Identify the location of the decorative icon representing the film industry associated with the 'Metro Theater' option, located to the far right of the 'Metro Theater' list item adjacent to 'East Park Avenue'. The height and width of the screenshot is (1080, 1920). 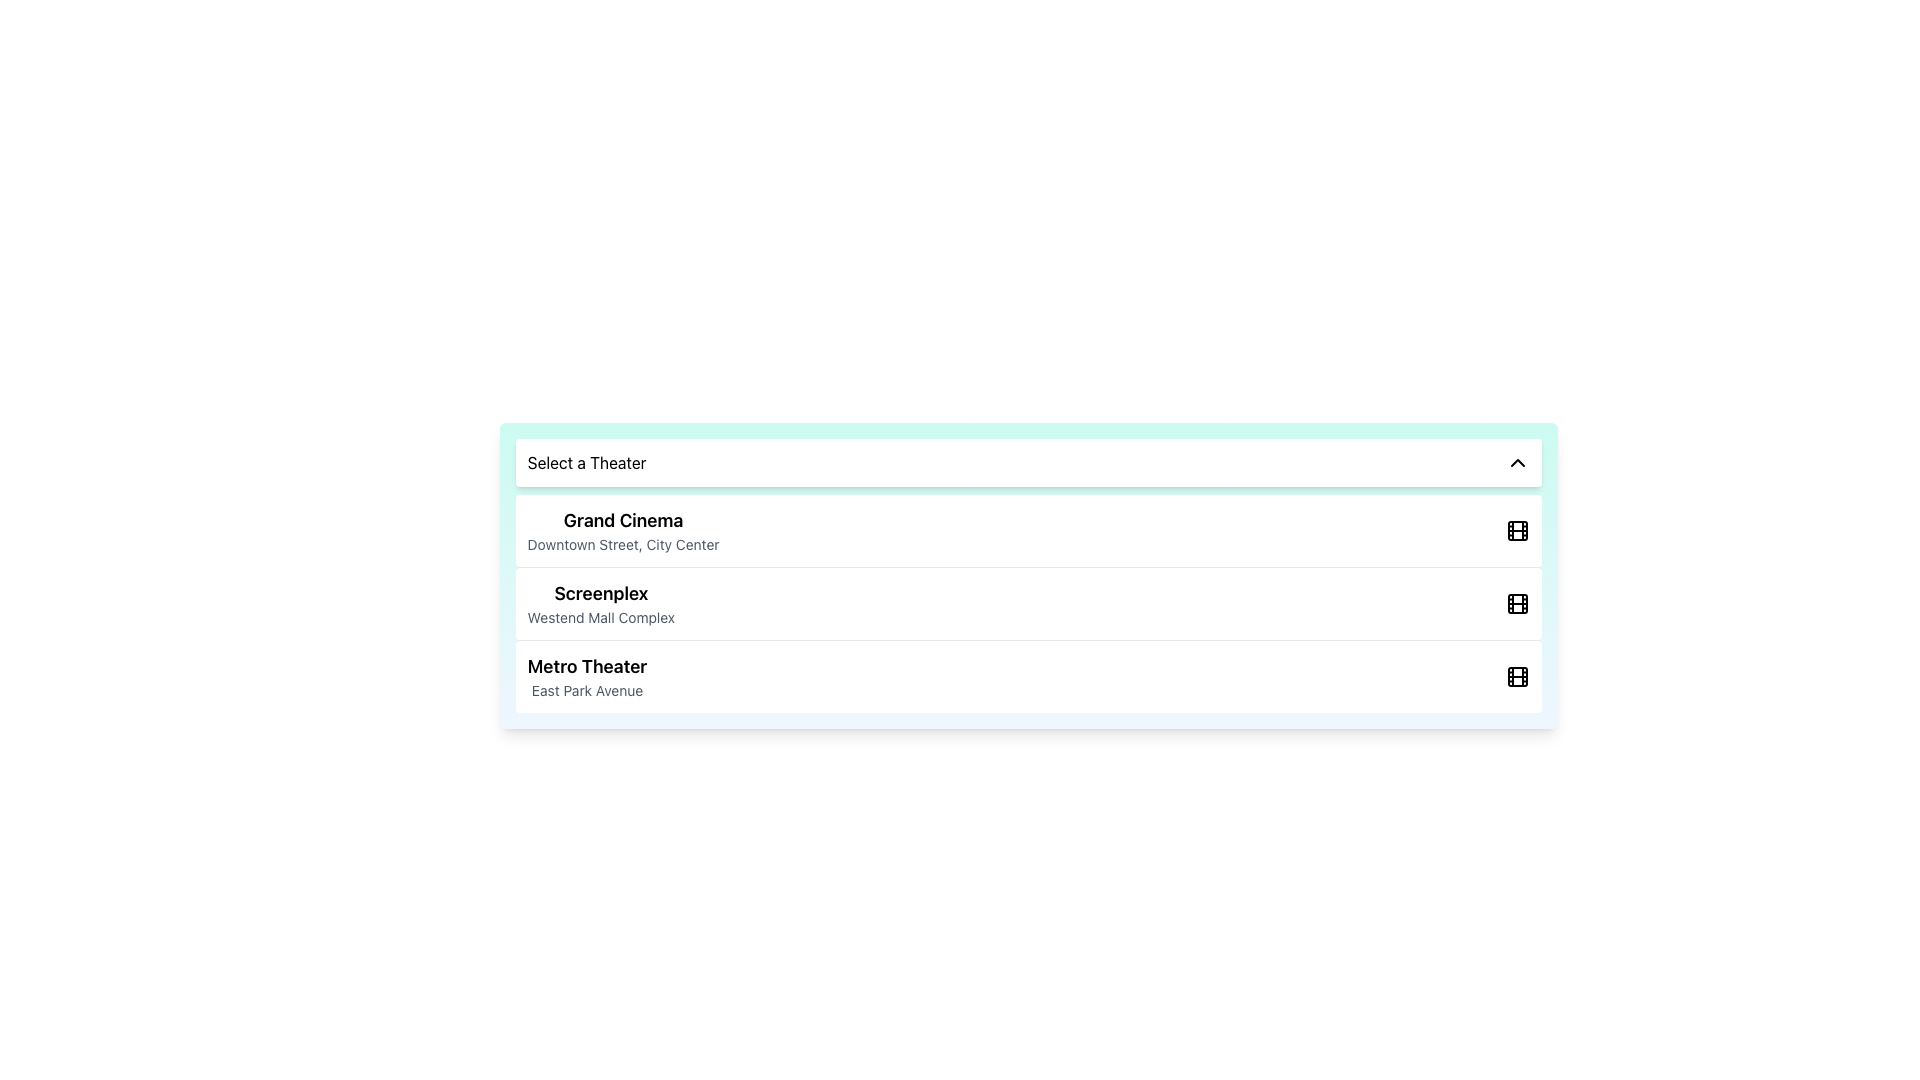
(1518, 676).